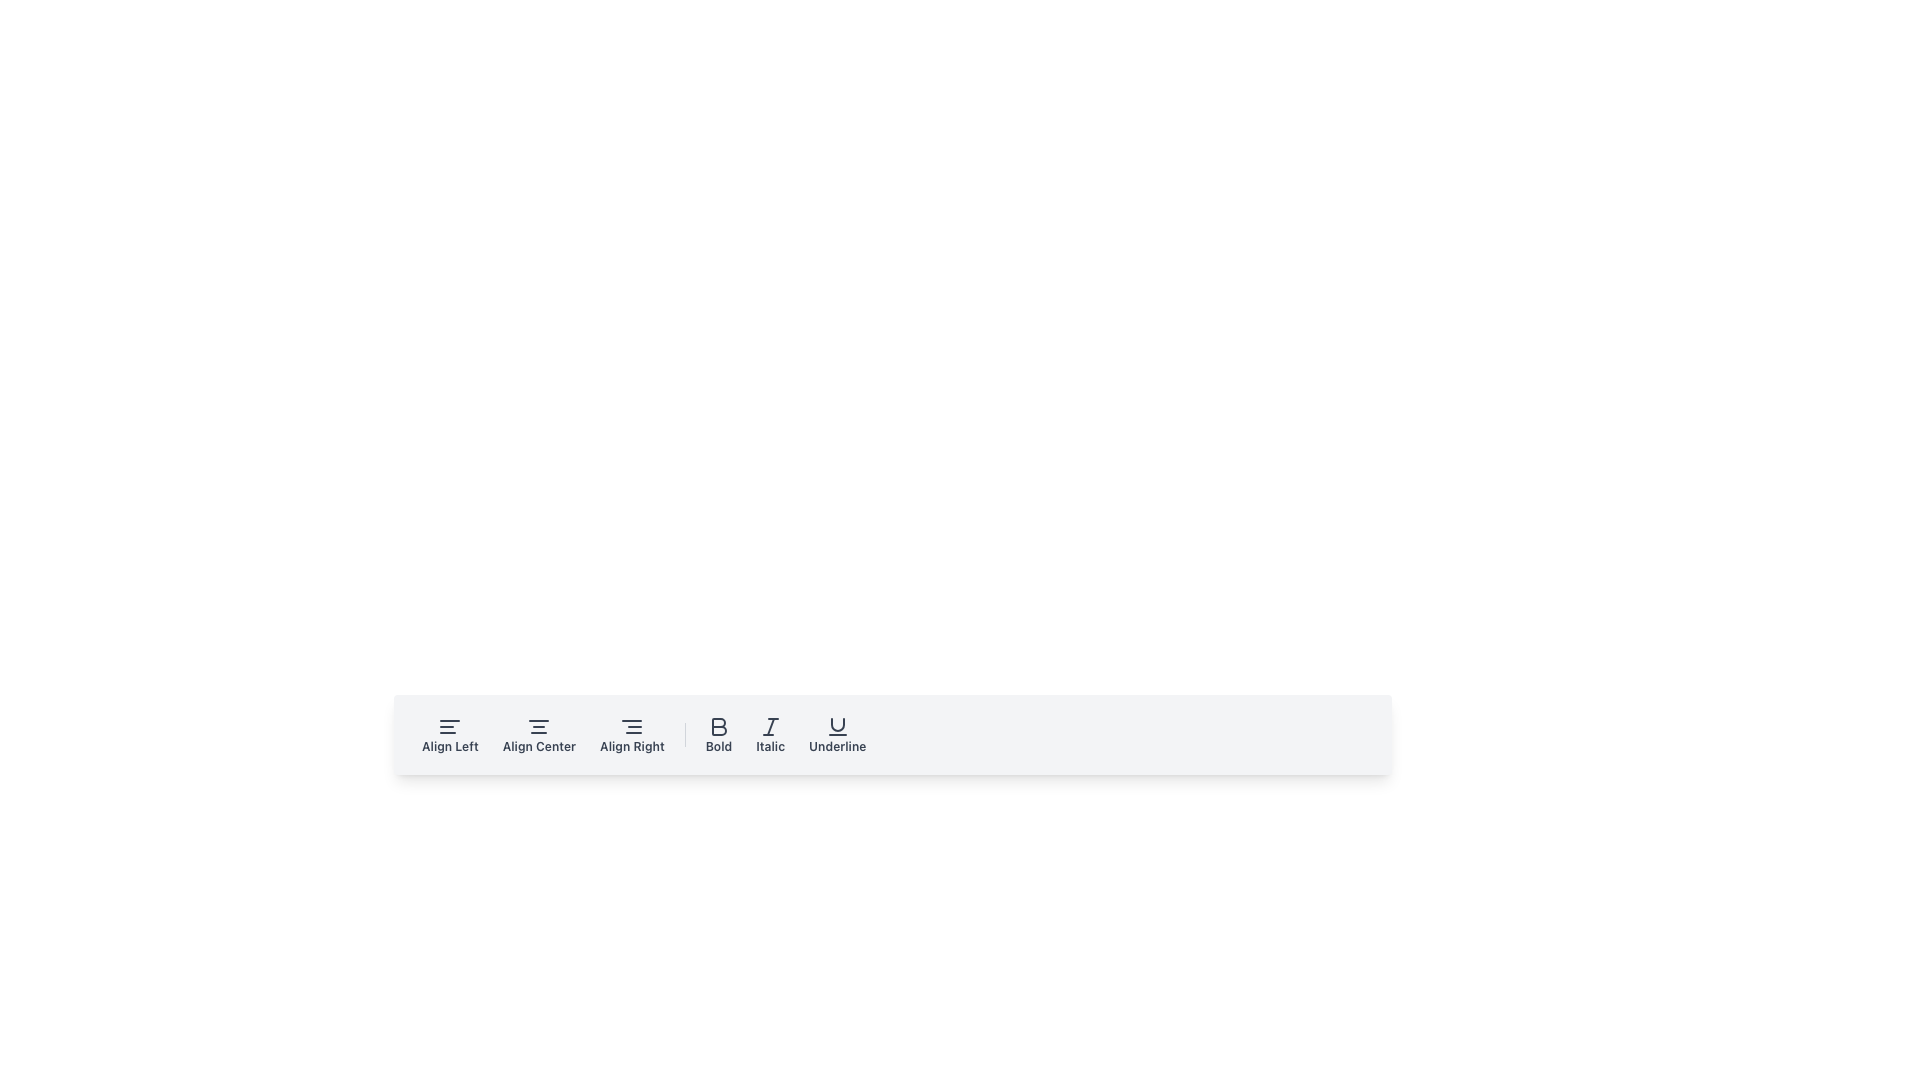  I want to click on the 'Align Left' button, which is represented by an icon of three horizontal lines and is located in the top-left corner of the toolbar panel, so click(449, 726).